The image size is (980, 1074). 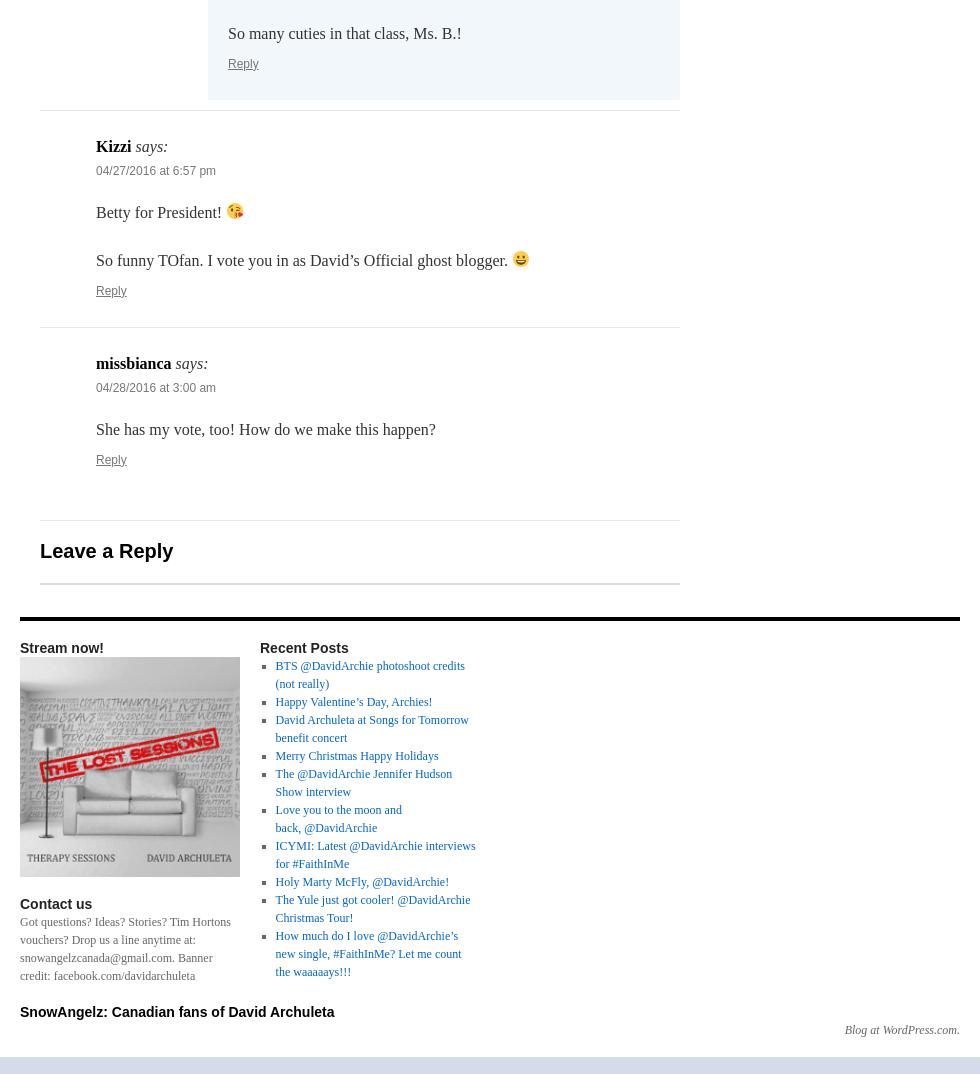 I want to click on 'Stream now!', so click(x=61, y=645).